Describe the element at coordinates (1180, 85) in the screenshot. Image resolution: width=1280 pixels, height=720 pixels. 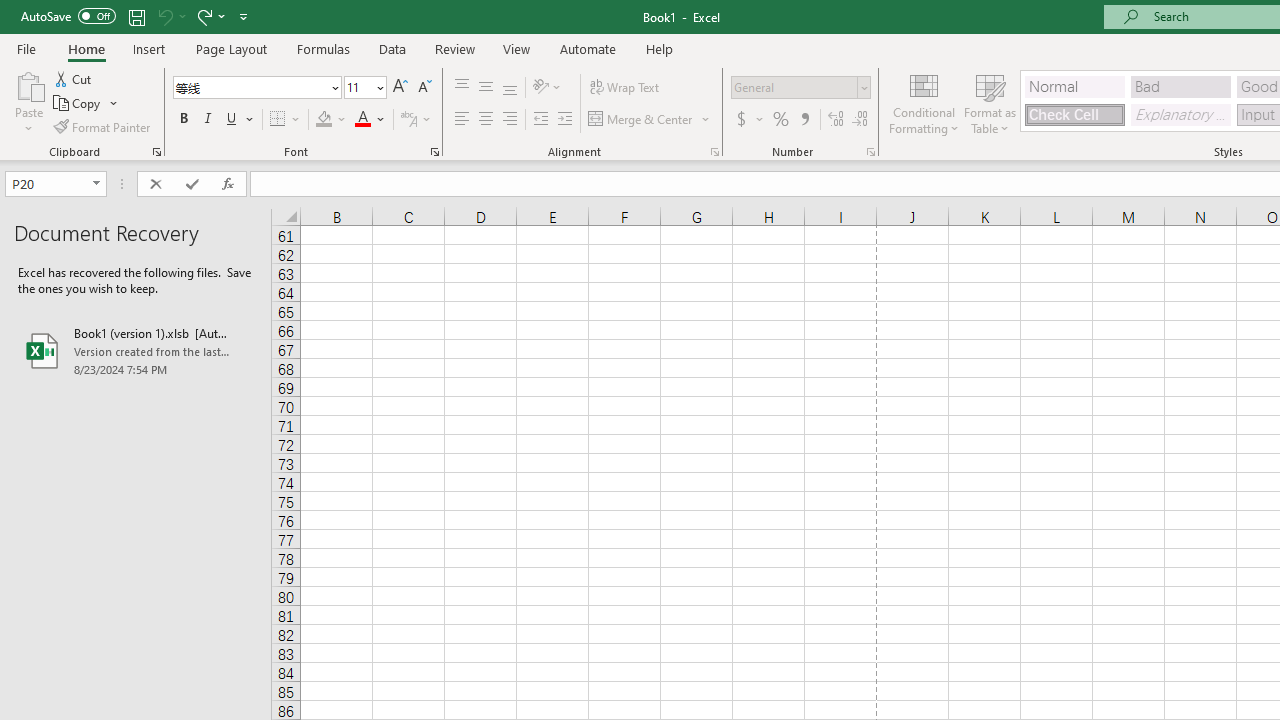
I see `'Bad'` at that location.